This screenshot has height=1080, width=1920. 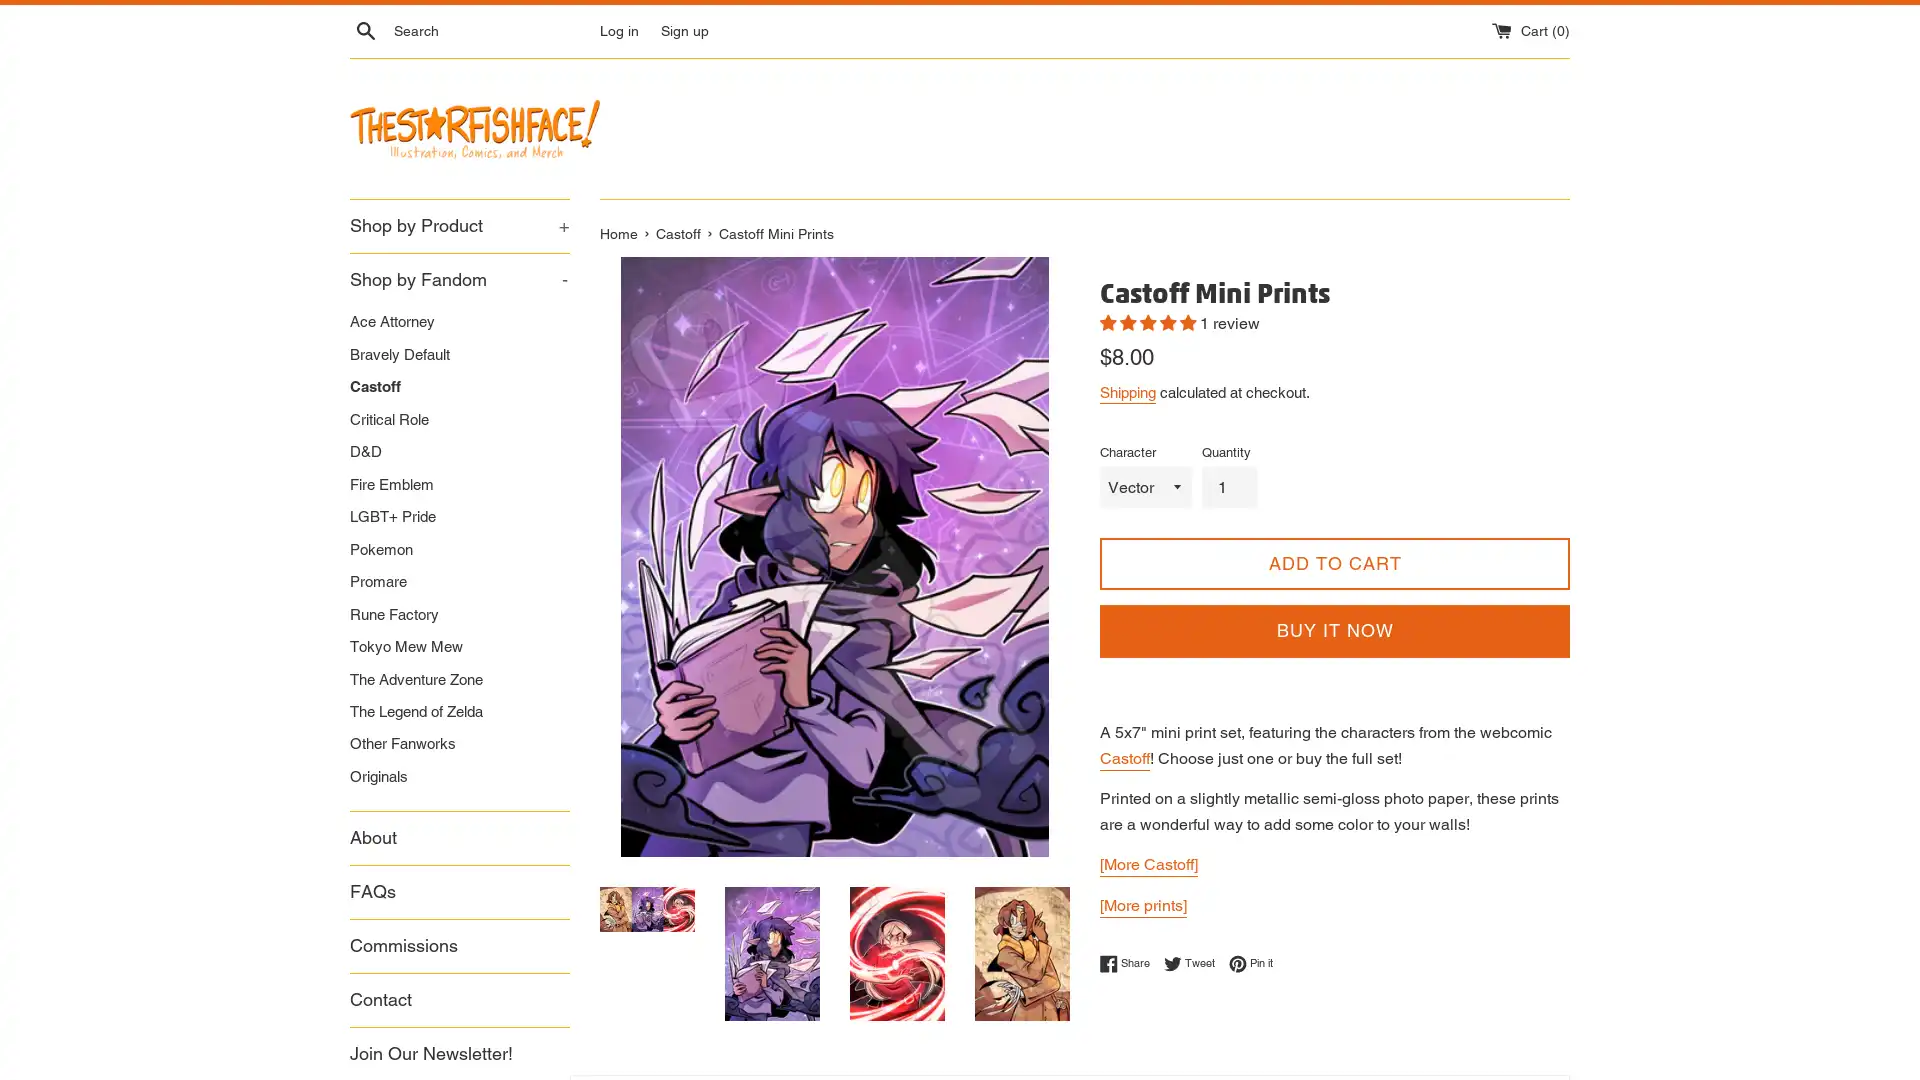 What do you see at coordinates (1150, 321) in the screenshot?
I see `5.00 stars` at bounding box center [1150, 321].